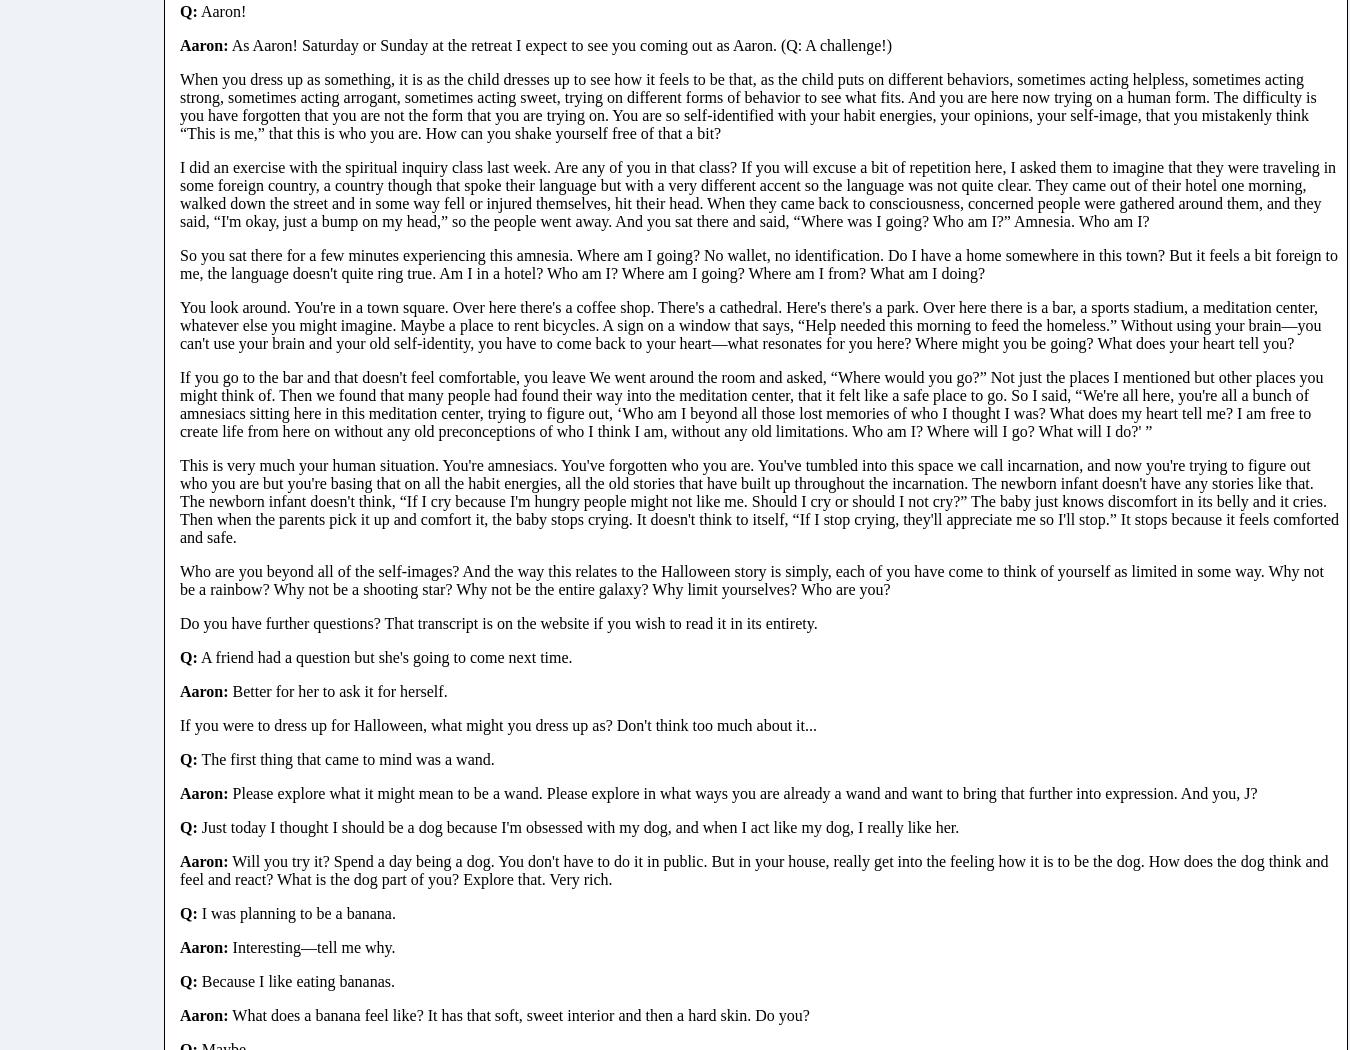  I want to click on 'When you dress up as something, it is as the child dresses up to see how it feels to be that, as the child puts on different behaviors, sometimes acting helpless, sometimes acting strong, sometimes acting arrogant, sometimes acting sweet, trying on different forms of behavior to see what fits. And you are here now trying on a human form. The difficulty is you have forgotten that you are not the form that you are trying on. You are so self-identified with your habit energies, your opinions, your self-image, that you mistakenly think “This is me,” that this is who you are. How can you shake yourself free of that a bit?', so click(747, 105).